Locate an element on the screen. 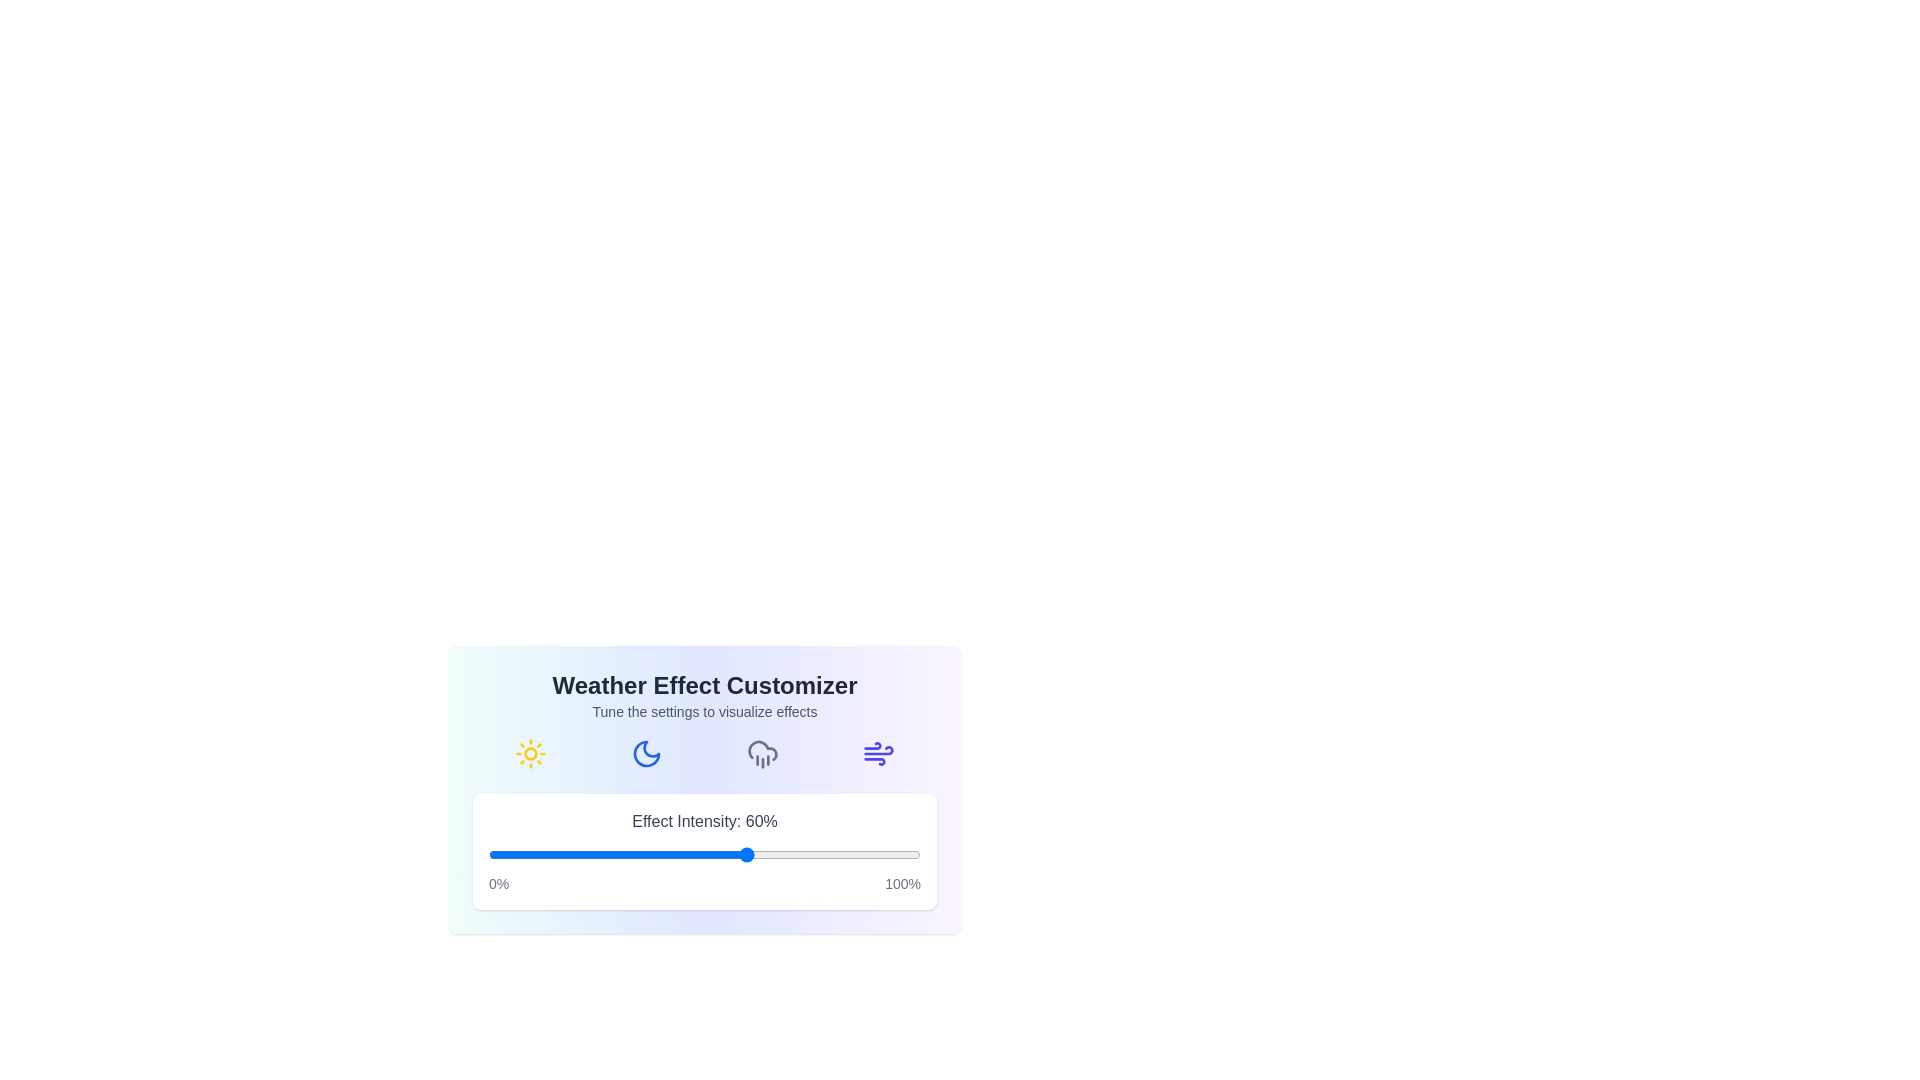  the effect intensity is located at coordinates (506, 855).